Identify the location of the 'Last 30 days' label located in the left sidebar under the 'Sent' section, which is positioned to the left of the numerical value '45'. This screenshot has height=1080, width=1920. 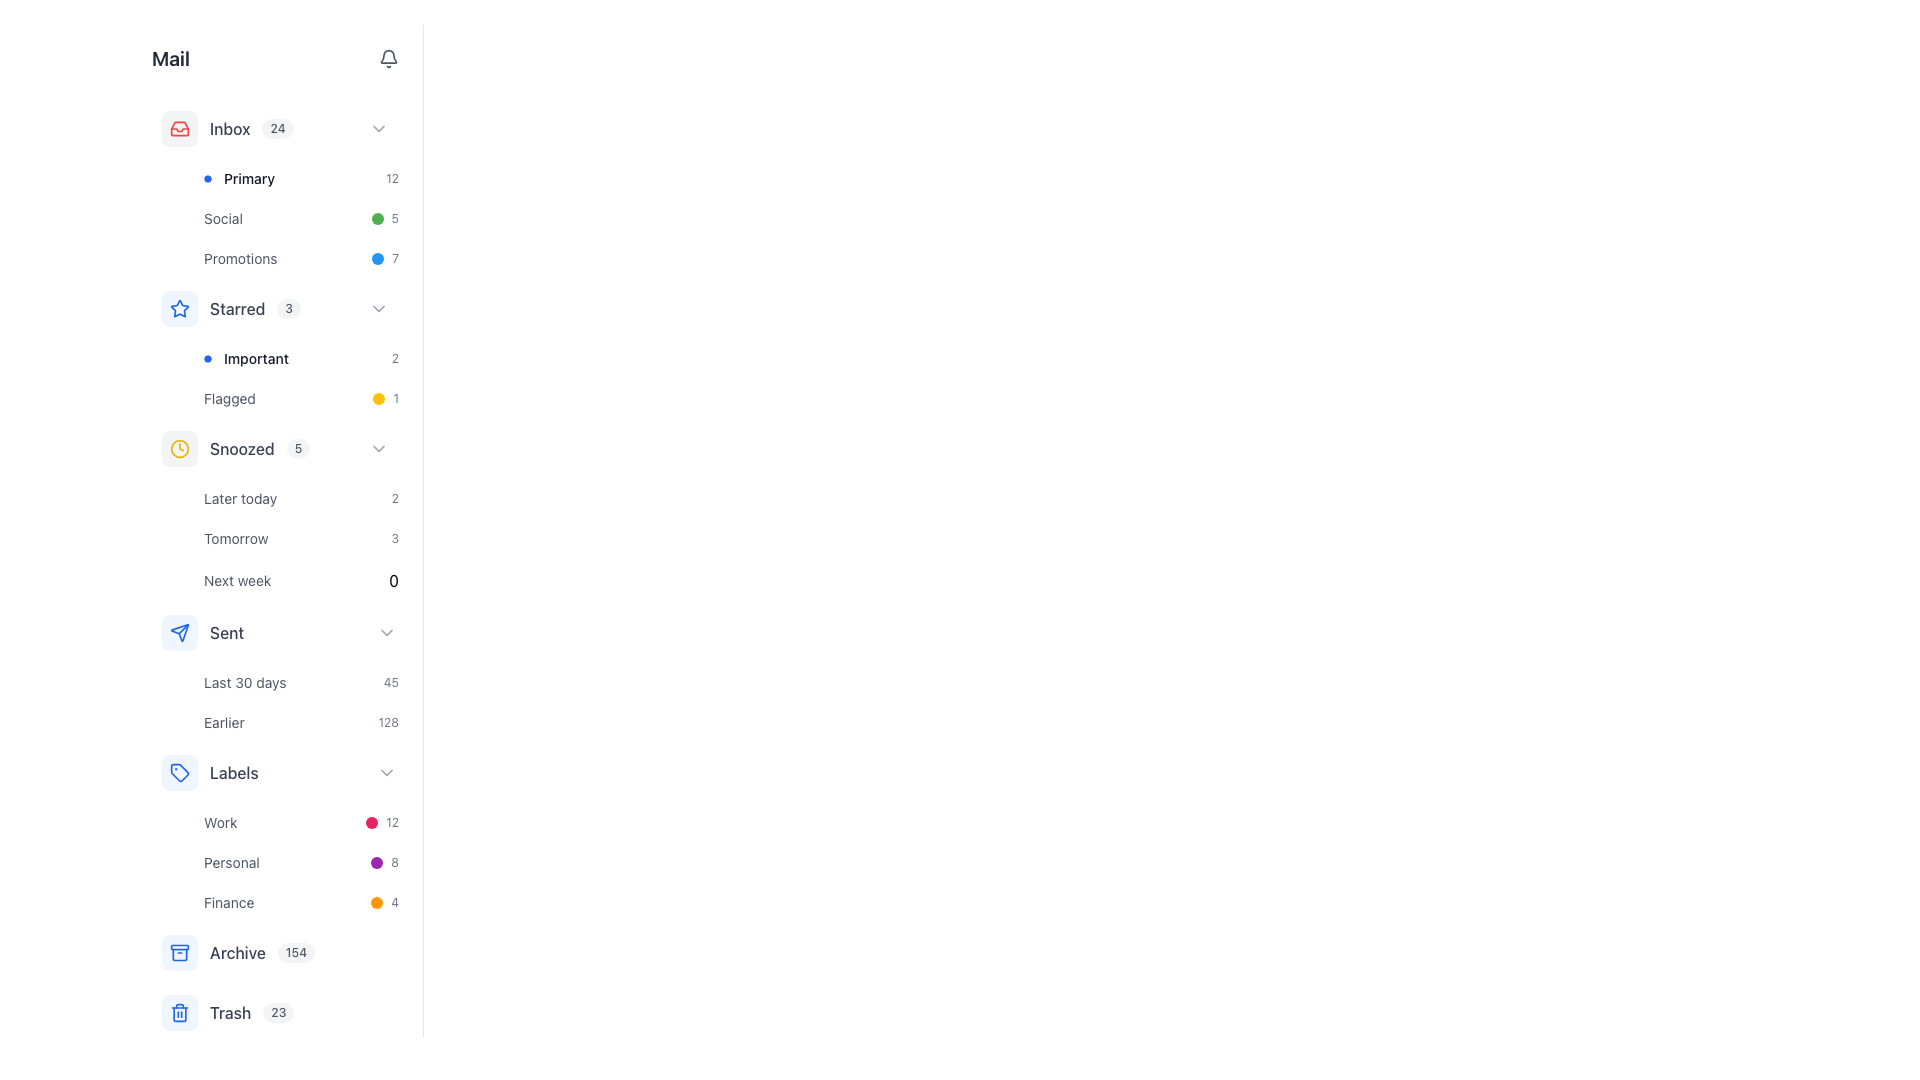
(244, 681).